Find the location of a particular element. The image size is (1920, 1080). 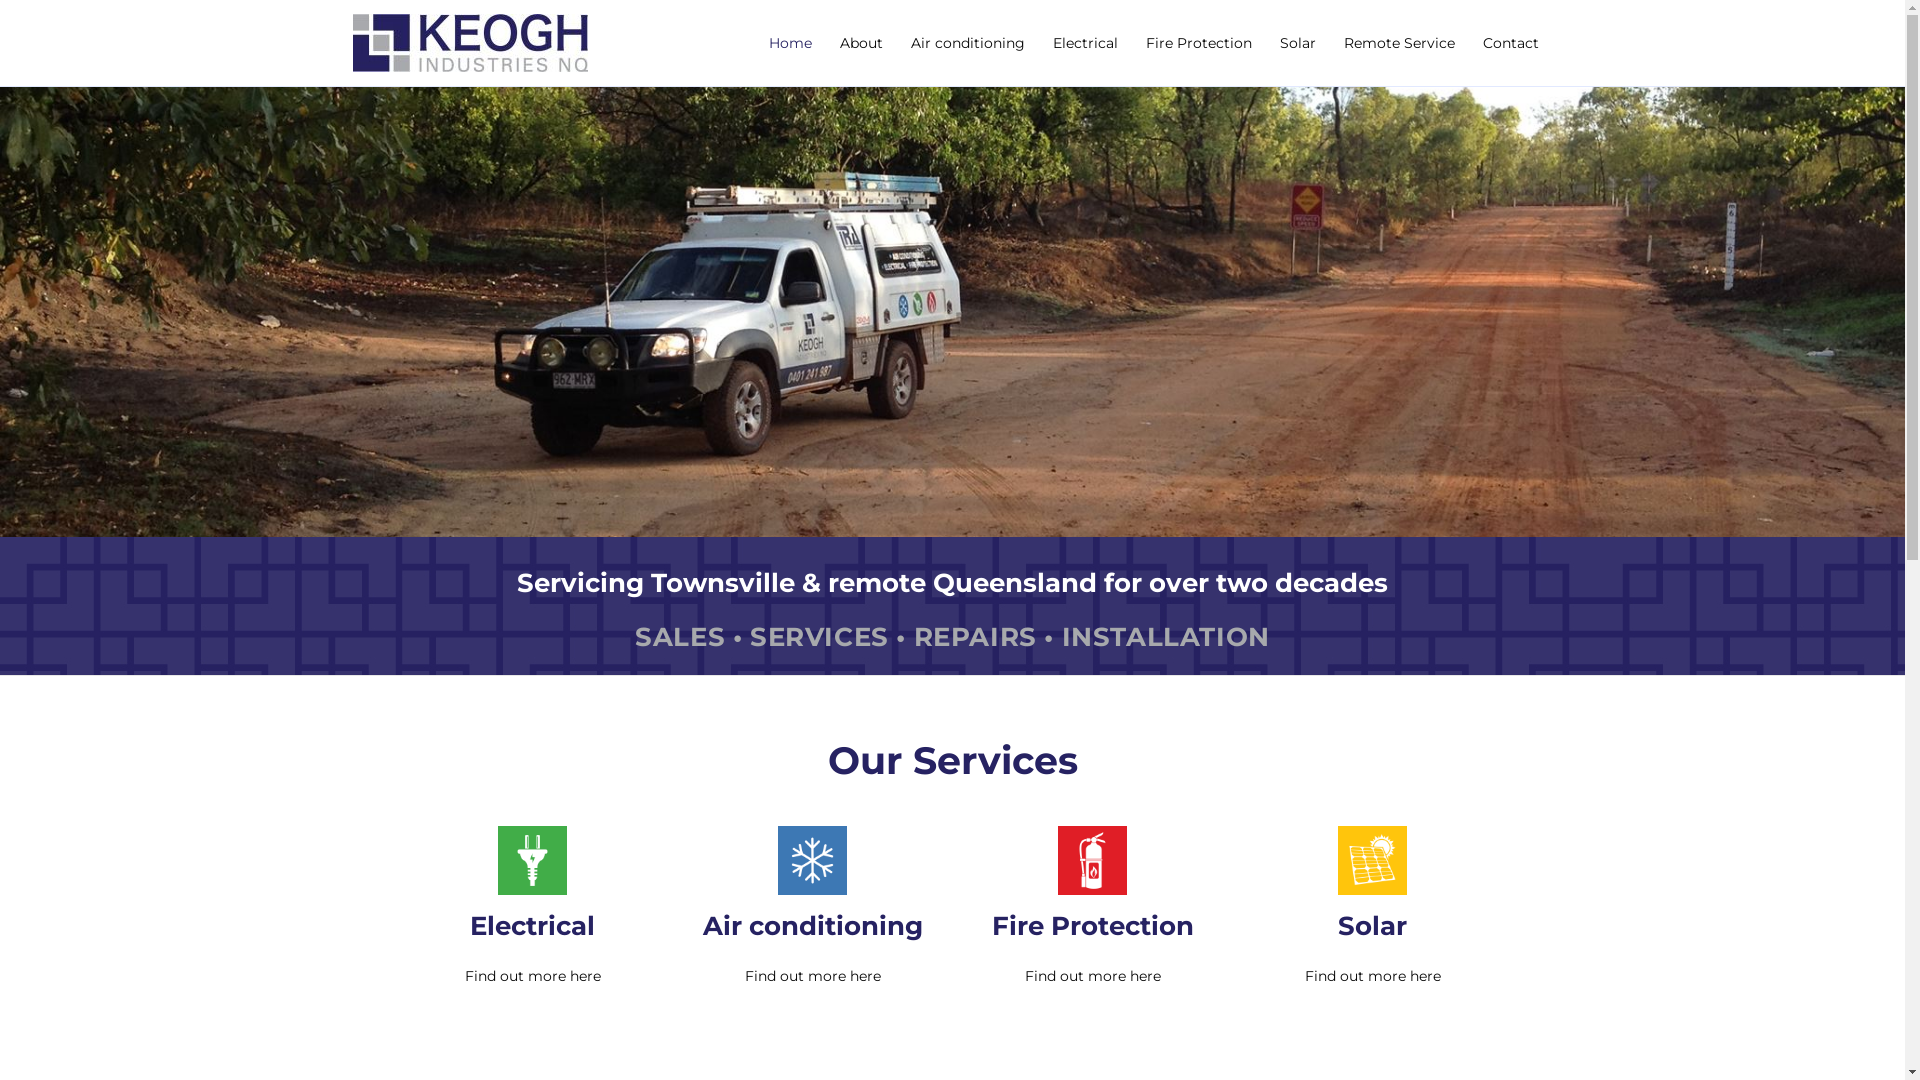

'Air conditioning' is located at coordinates (966, 42).